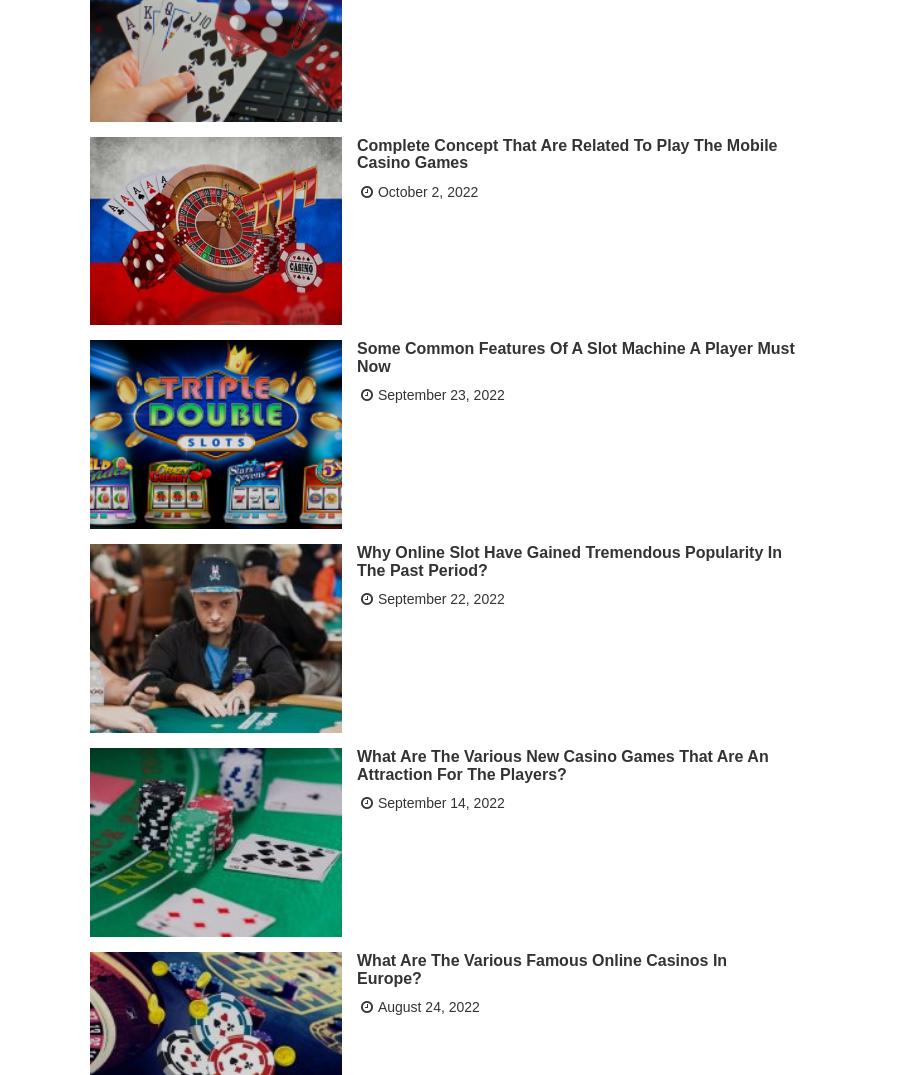  Describe the element at coordinates (575, 356) in the screenshot. I see `'Some Common Features Of  A Slot Machine A Player Must Now'` at that location.